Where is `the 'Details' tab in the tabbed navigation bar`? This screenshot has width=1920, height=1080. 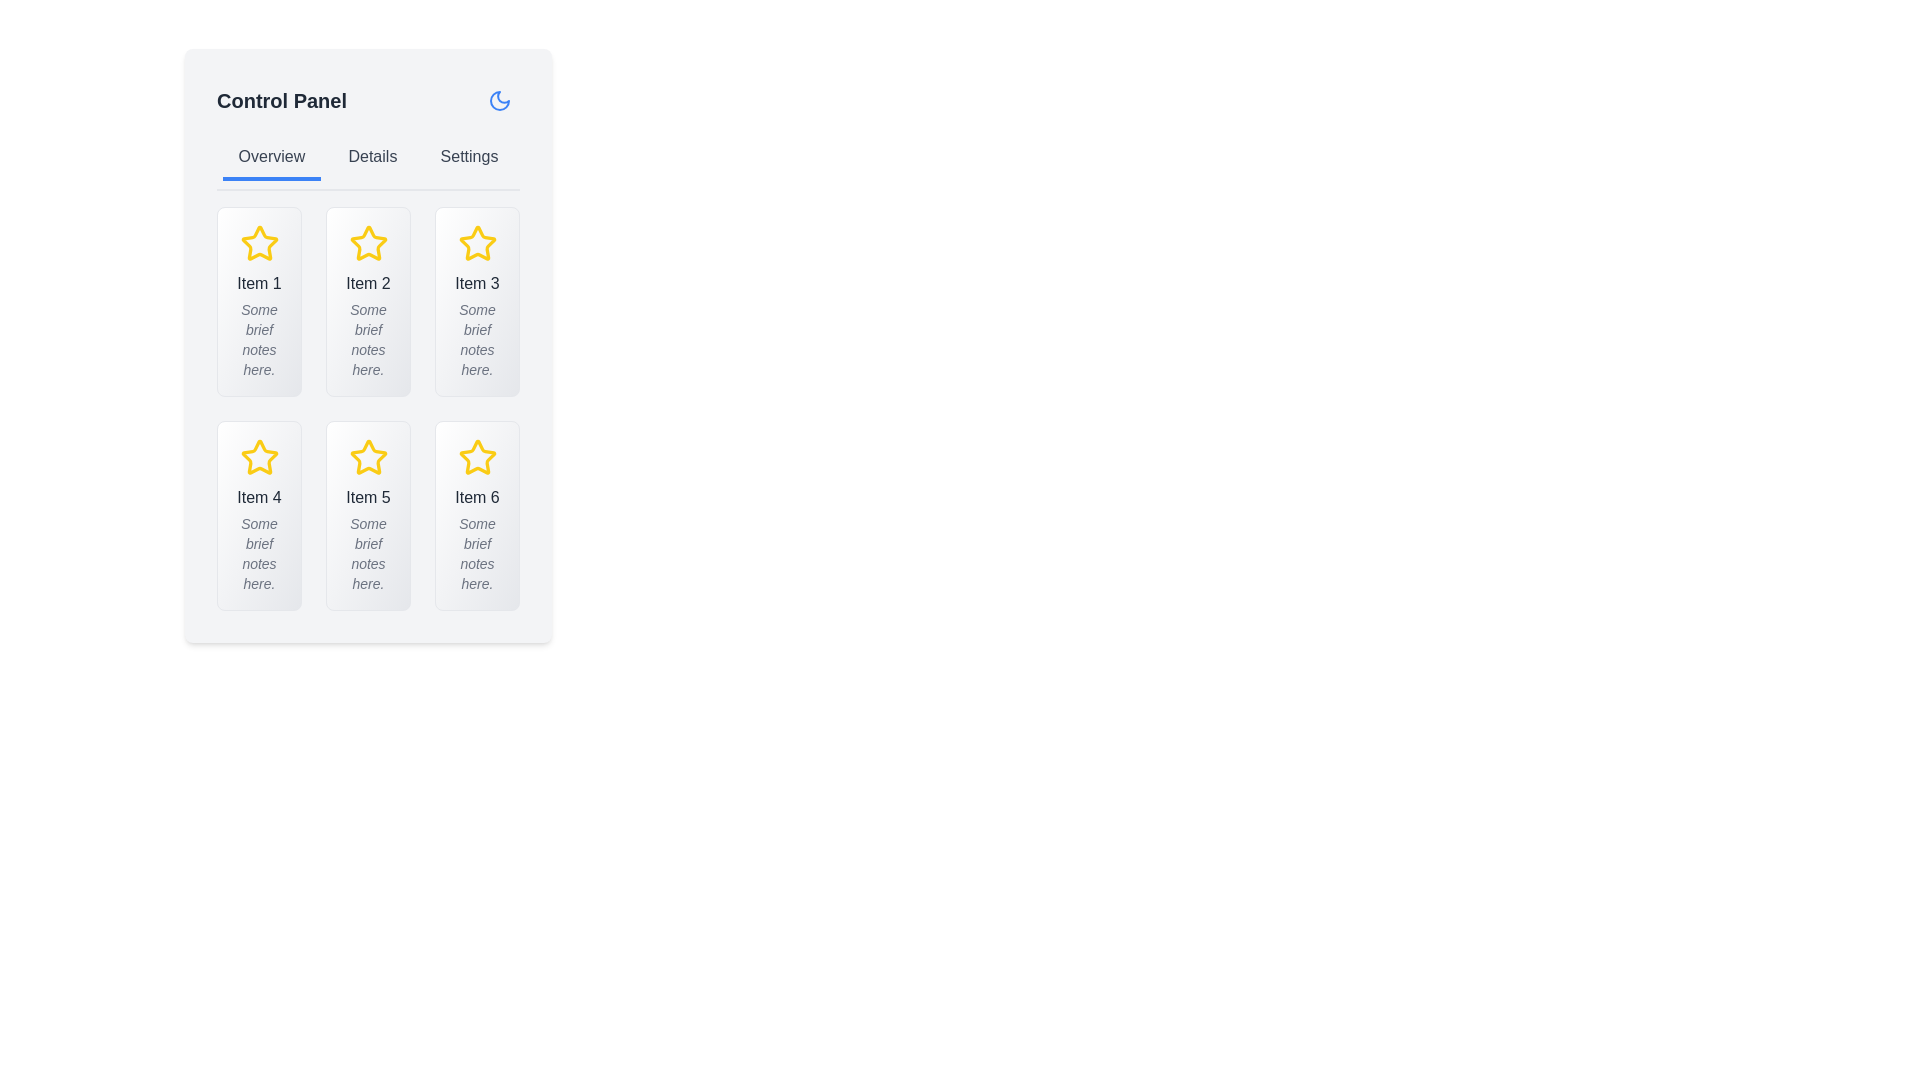 the 'Details' tab in the tabbed navigation bar is located at coordinates (372, 157).